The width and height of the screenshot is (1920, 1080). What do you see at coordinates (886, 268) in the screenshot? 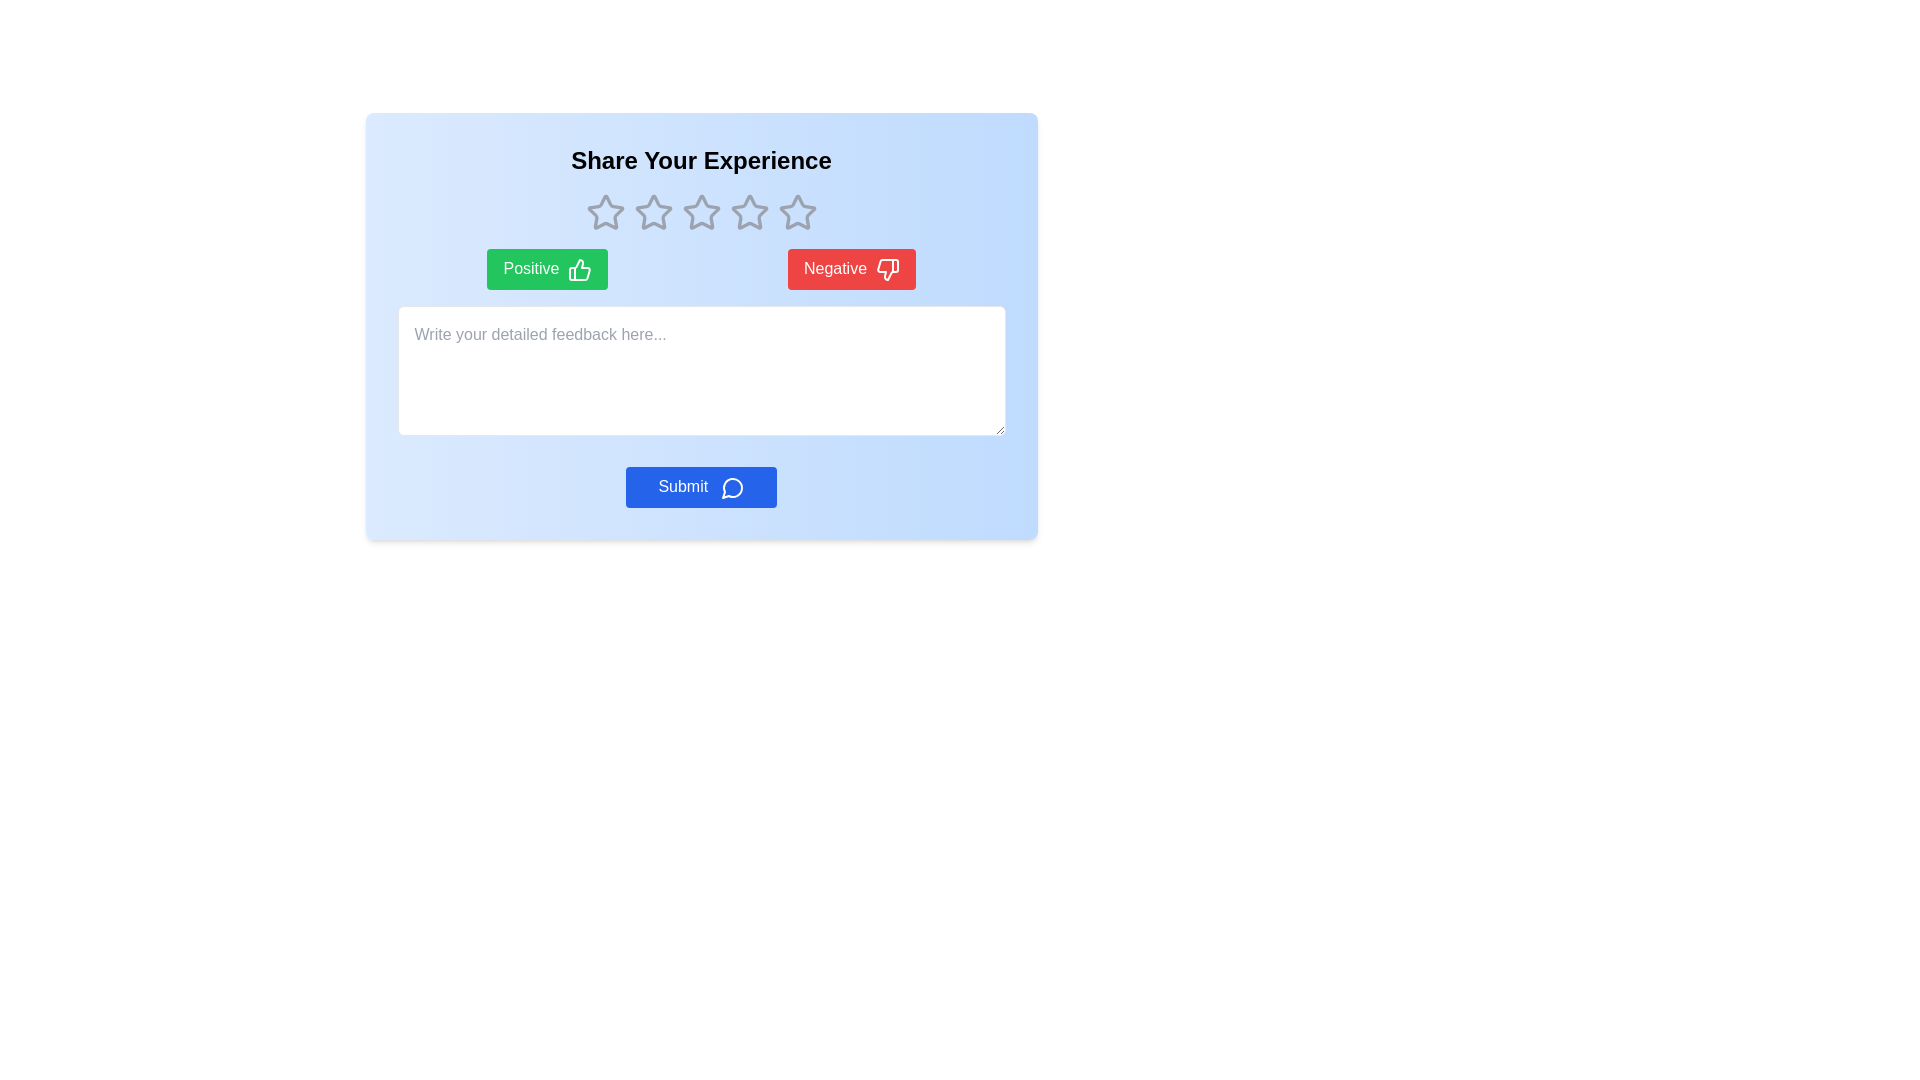
I see `thumbs-down icon component of the negative feedback button labeled 'Negative' using developer tools` at bounding box center [886, 268].